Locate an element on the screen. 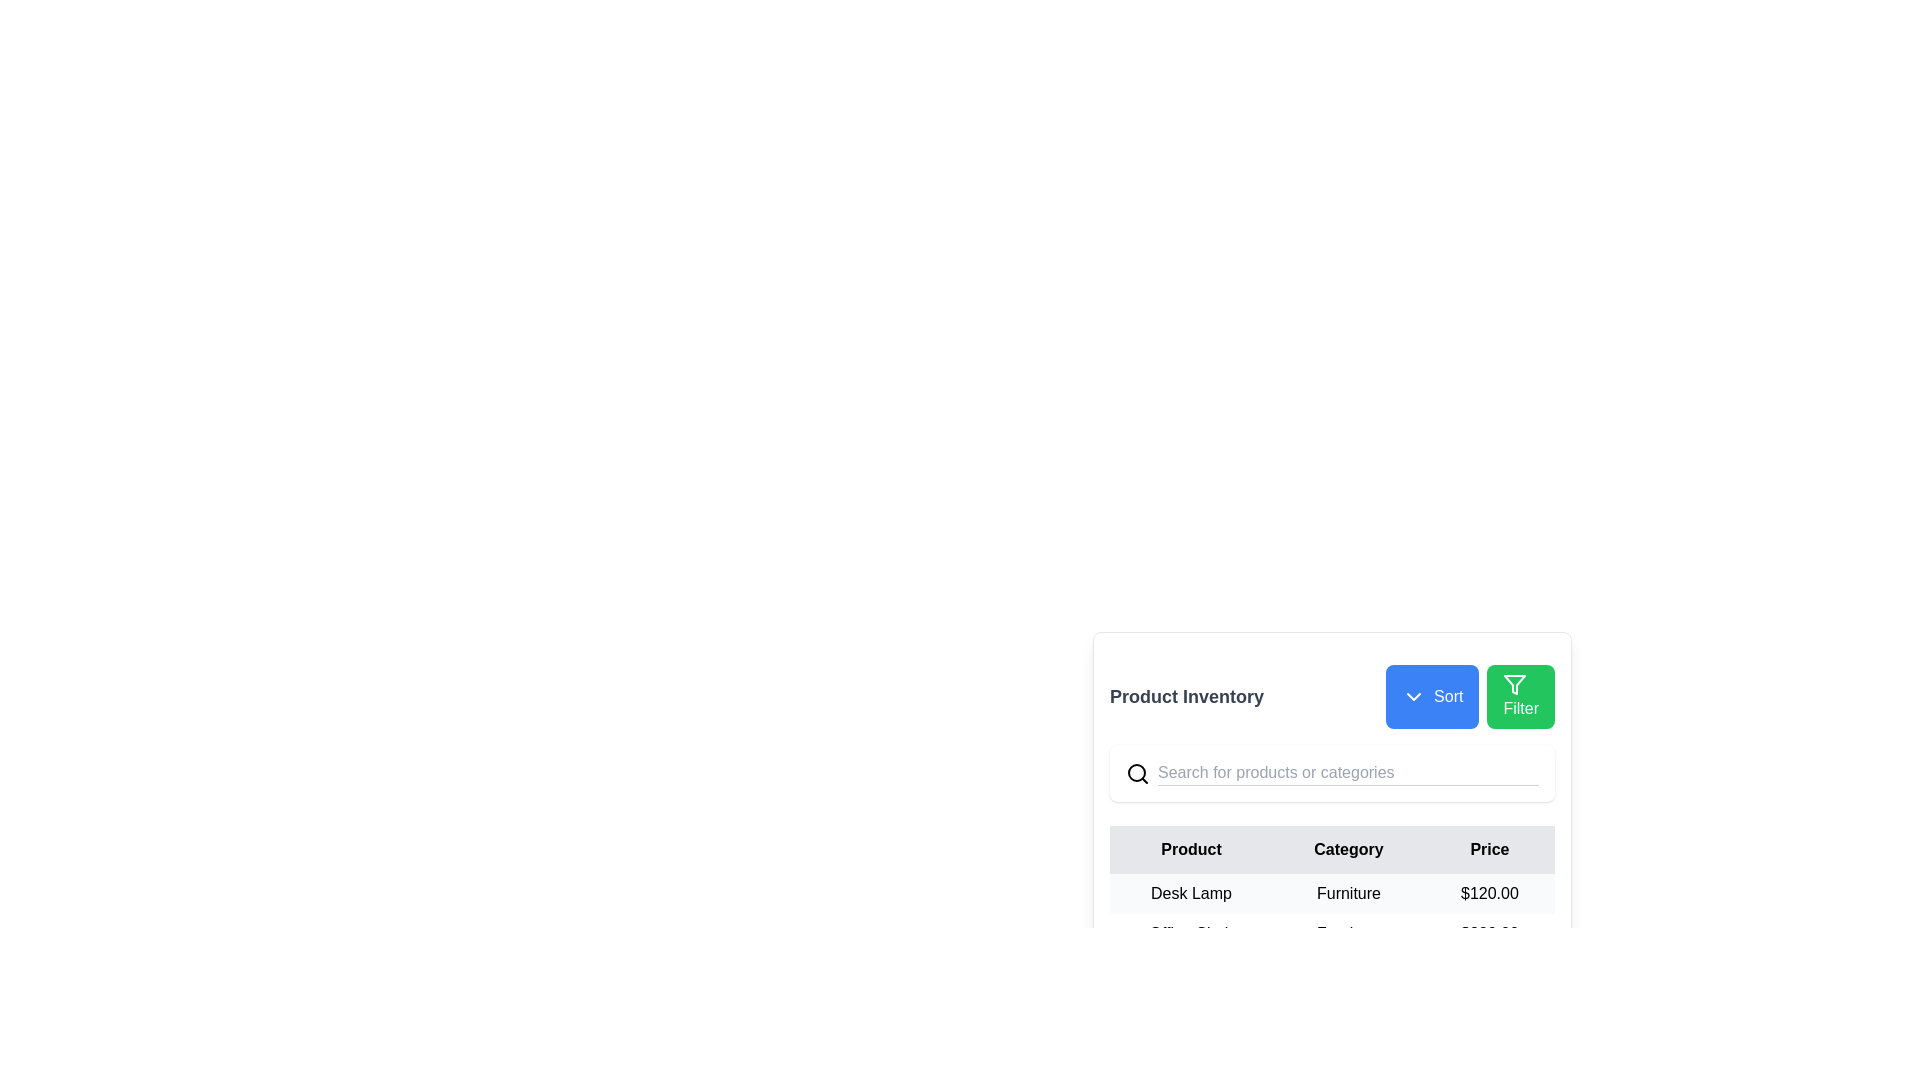  the Table Header Row containing the labels 'Product', 'Category', and 'Price', which is located below the search bar and serves as the first row of the table is located at coordinates (1332, 849).